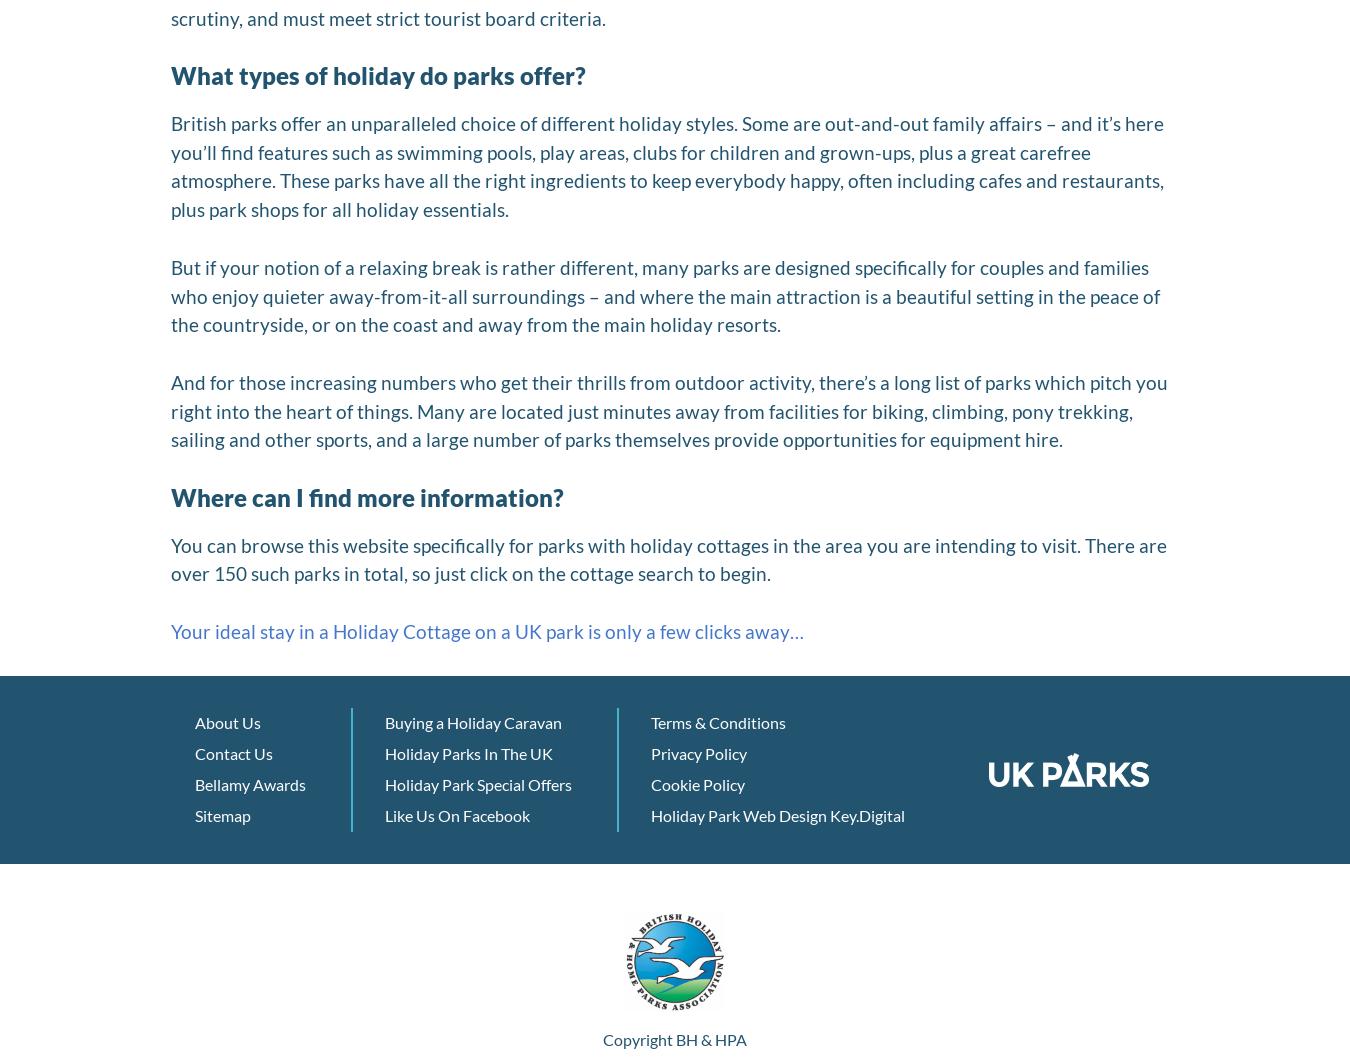  Describe the element at coordinates (486, 630) in the screenshot. I see `'Your ideal stay in a Holiday Cottage on a UK park is only a few clicks away…'` at that location.